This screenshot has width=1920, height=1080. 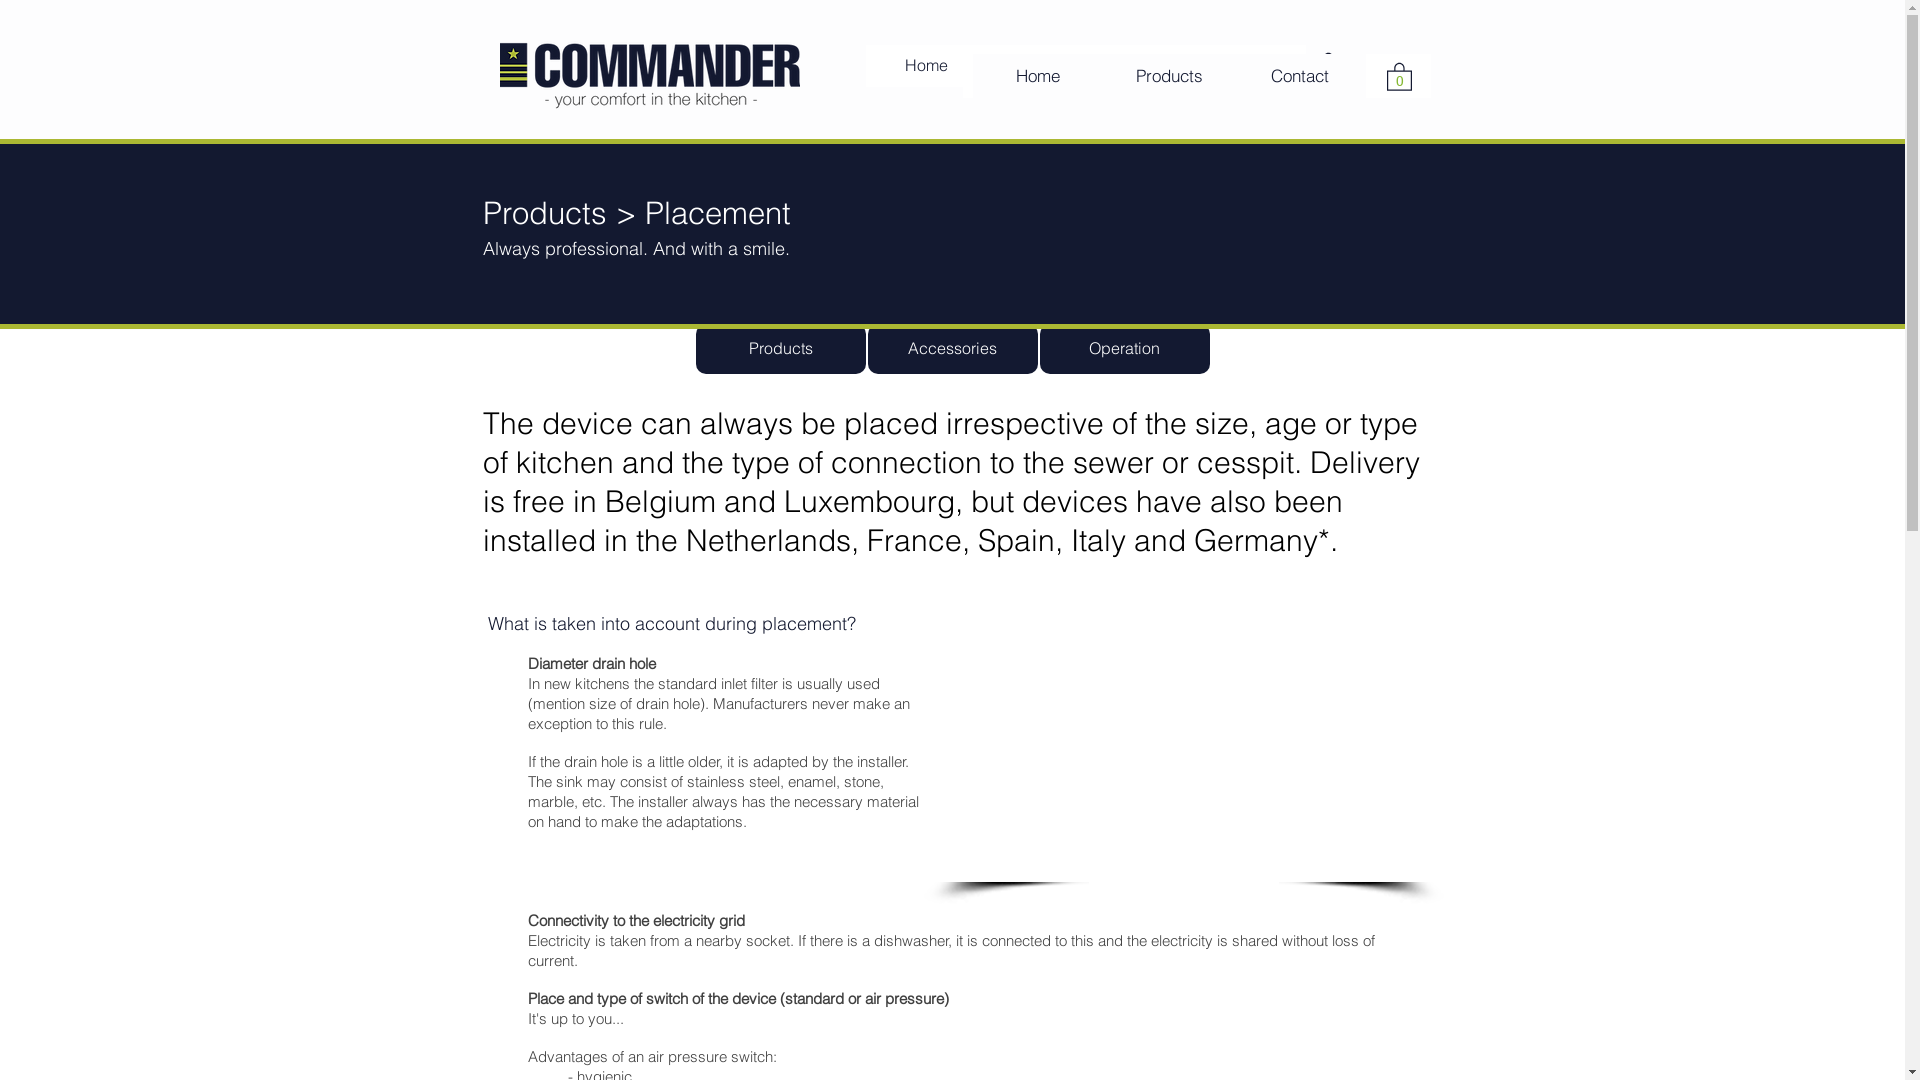 I want to click on '0', so click(x=1315, y=64).